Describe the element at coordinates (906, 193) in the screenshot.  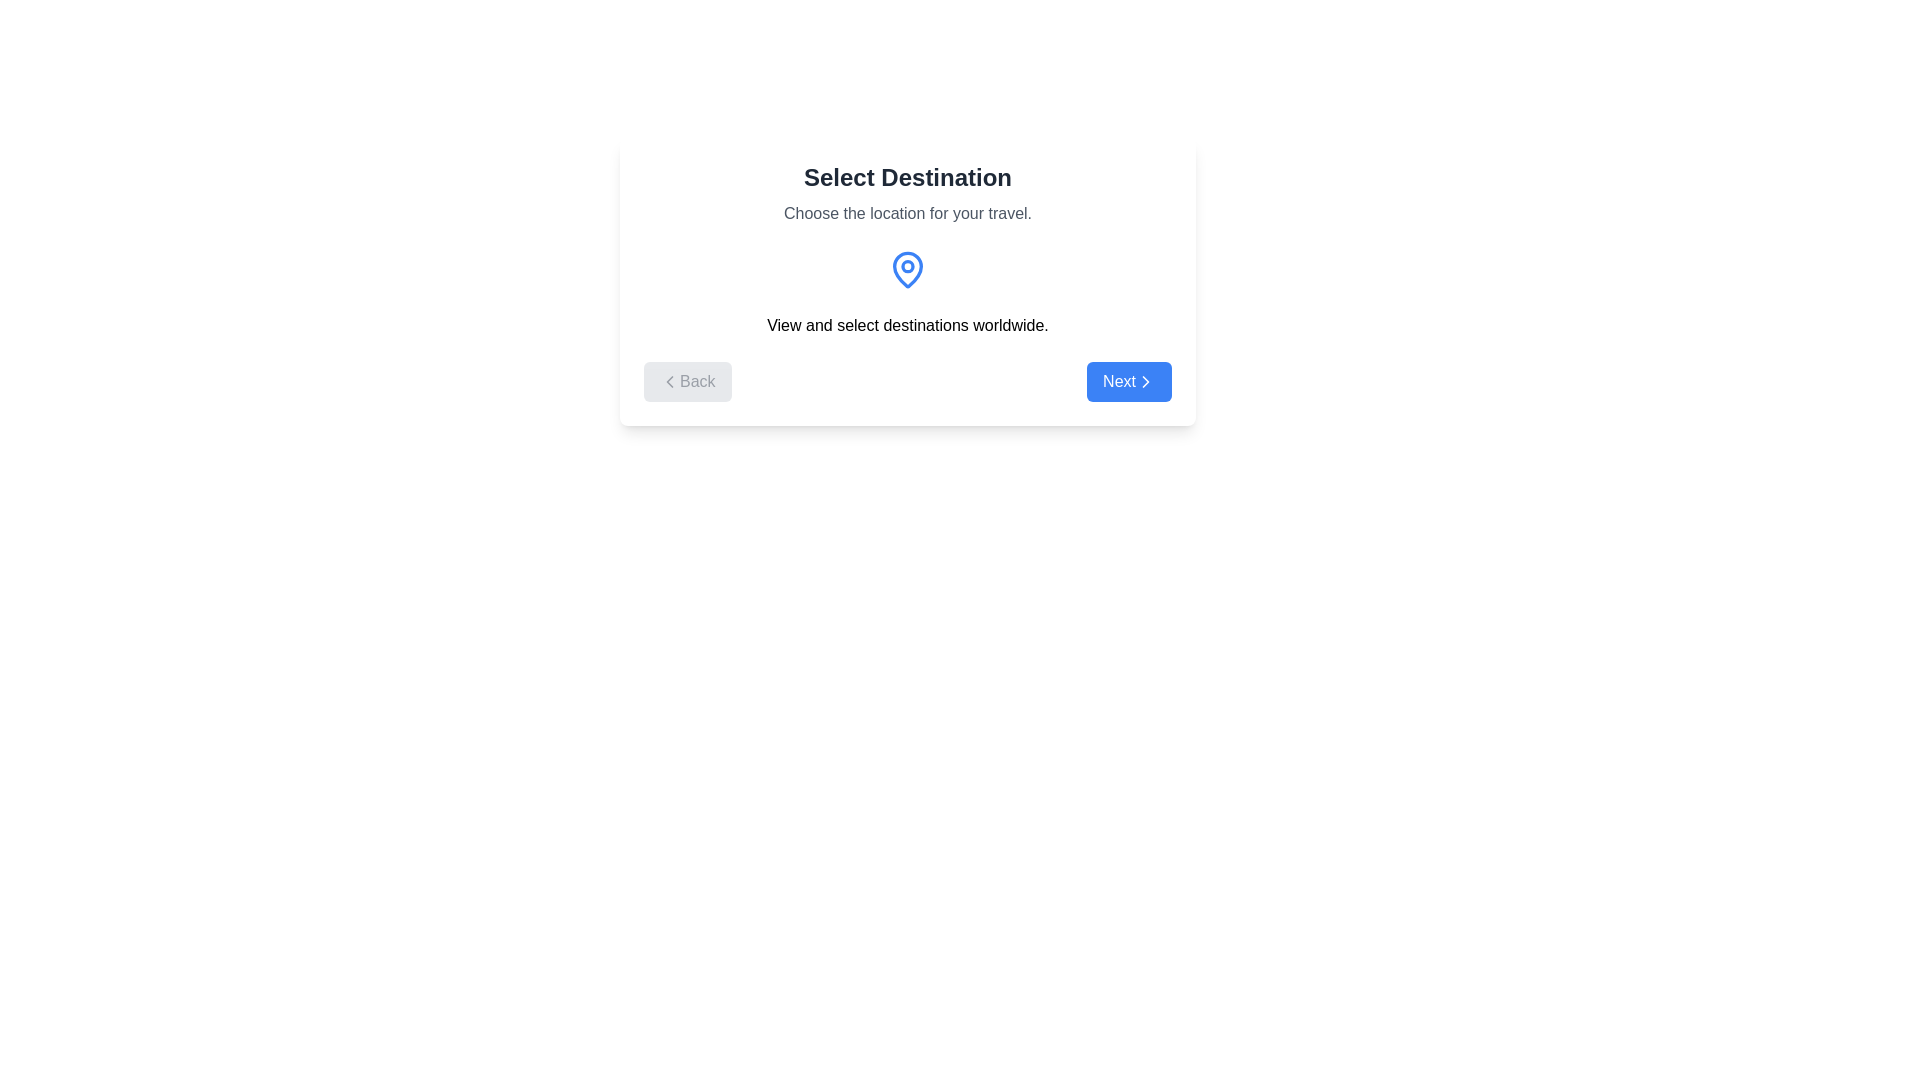
I see `the text block that has the header 'Select Destination' and subtext 'Choose the location for your travel.'` at that location.